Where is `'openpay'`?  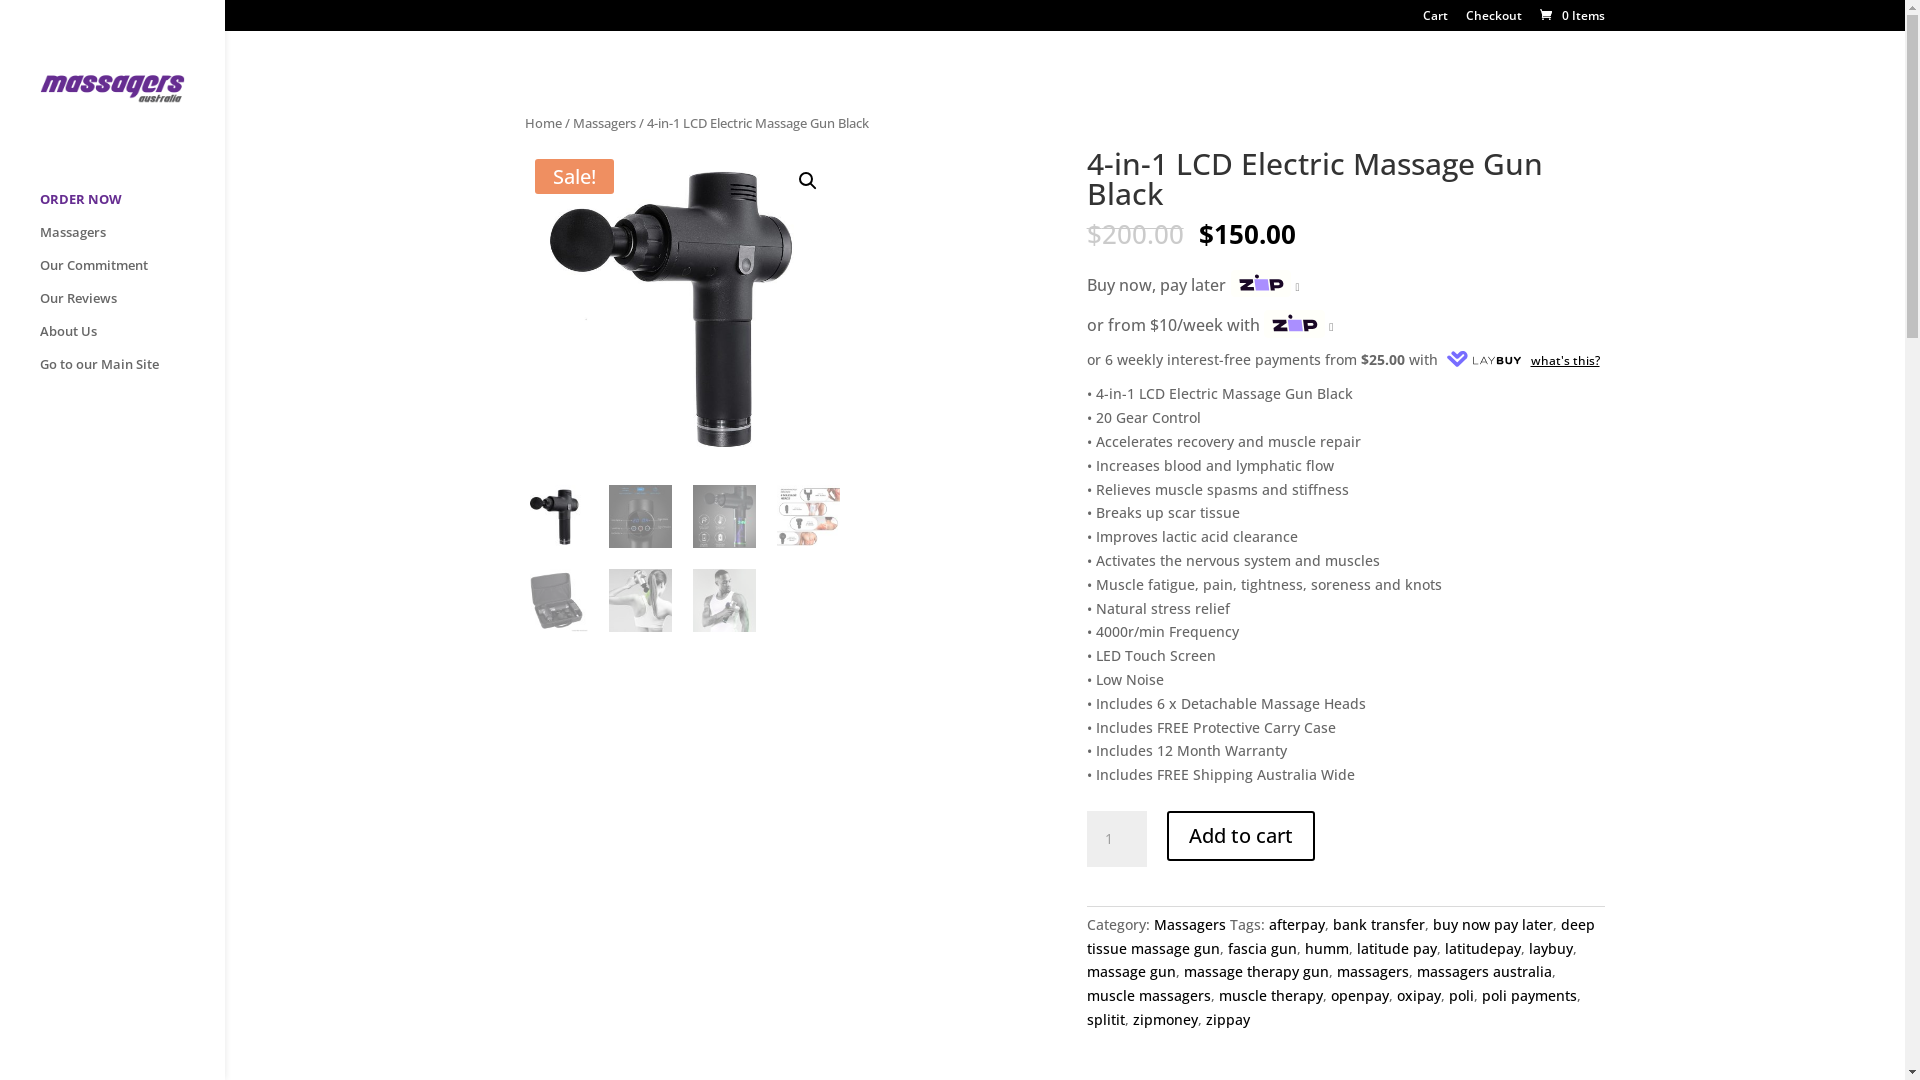 'openpay' is located at coordinates (1359, 995).